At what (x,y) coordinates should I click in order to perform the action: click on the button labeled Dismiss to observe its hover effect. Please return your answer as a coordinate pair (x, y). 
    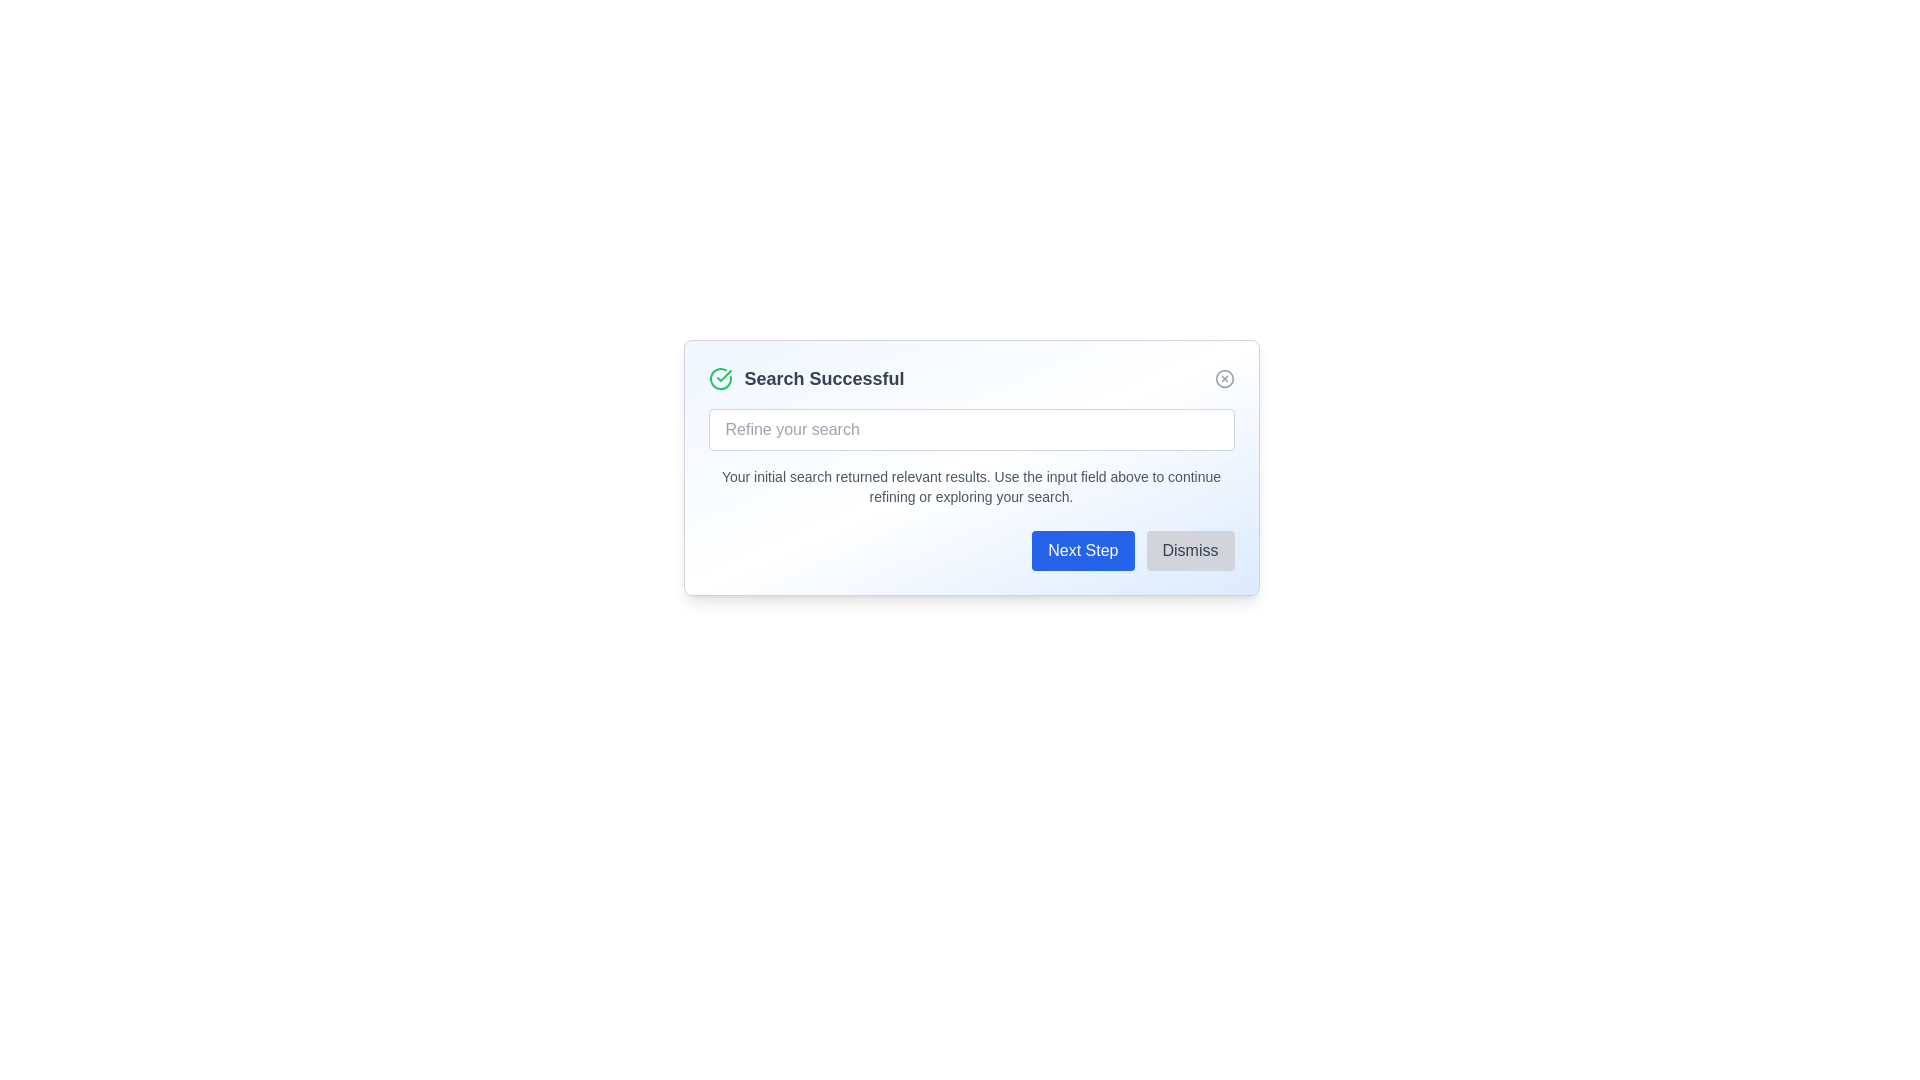
    Looking at the image, I should click on (1190, 551).